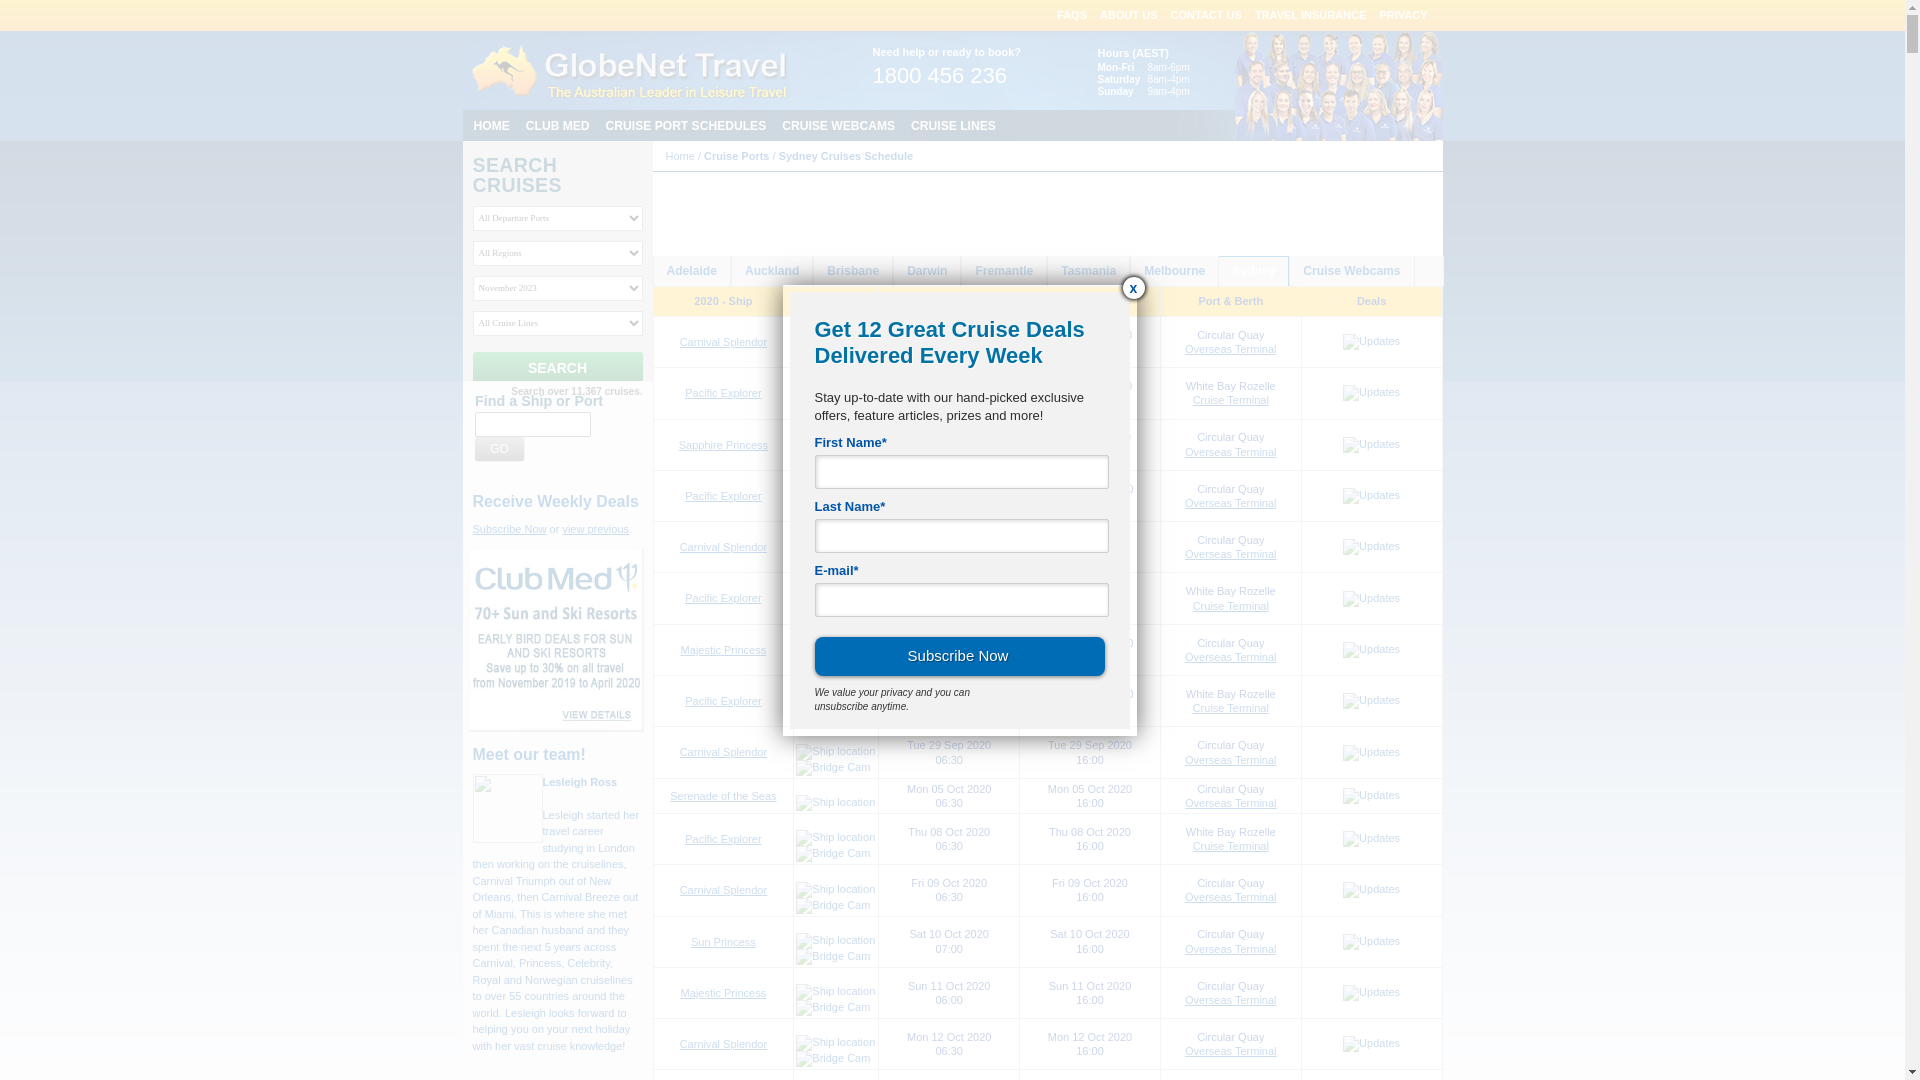 The height and width of the screenshot is (1080, 1920). Describe the element at coordinates (722, 1043) in the screenshot. I see `'Carnival Splendor'` at that location.